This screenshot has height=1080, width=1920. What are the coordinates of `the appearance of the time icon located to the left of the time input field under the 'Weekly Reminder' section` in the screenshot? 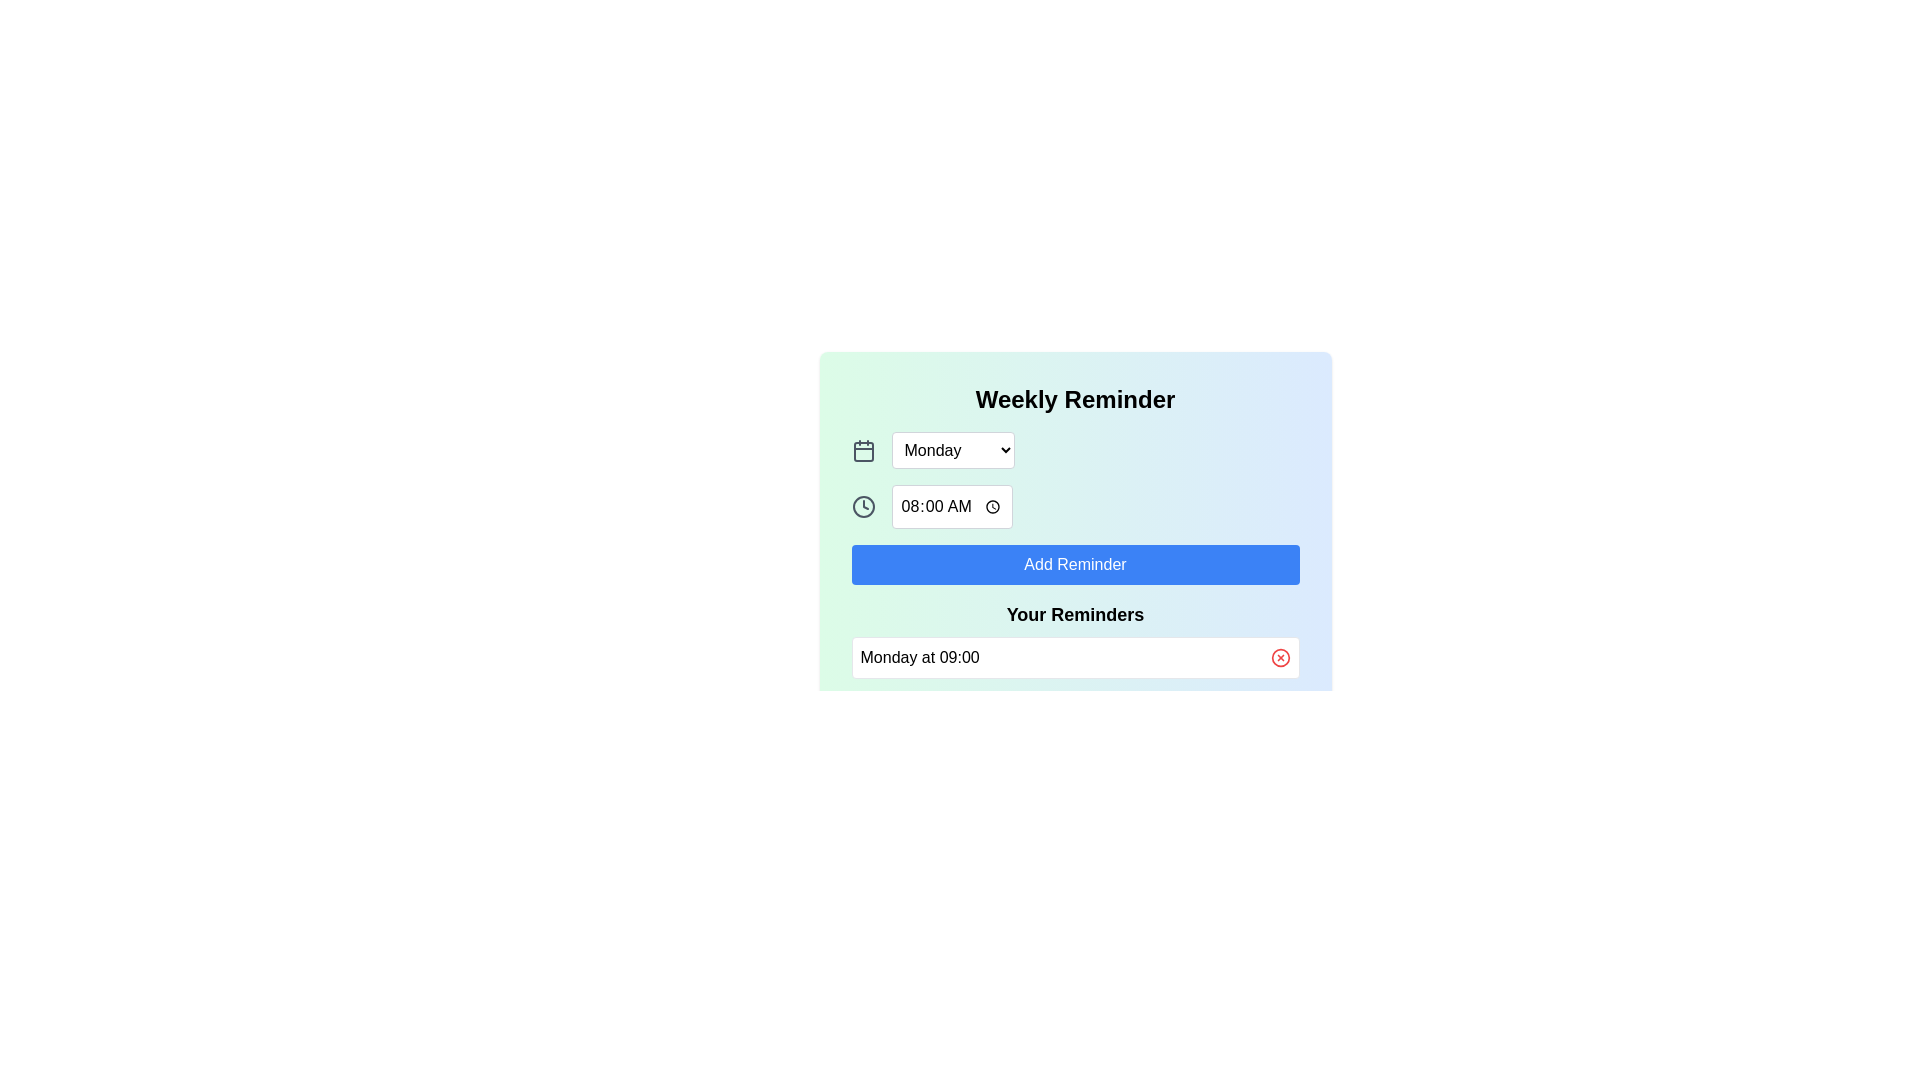 It's located at (863, 505).